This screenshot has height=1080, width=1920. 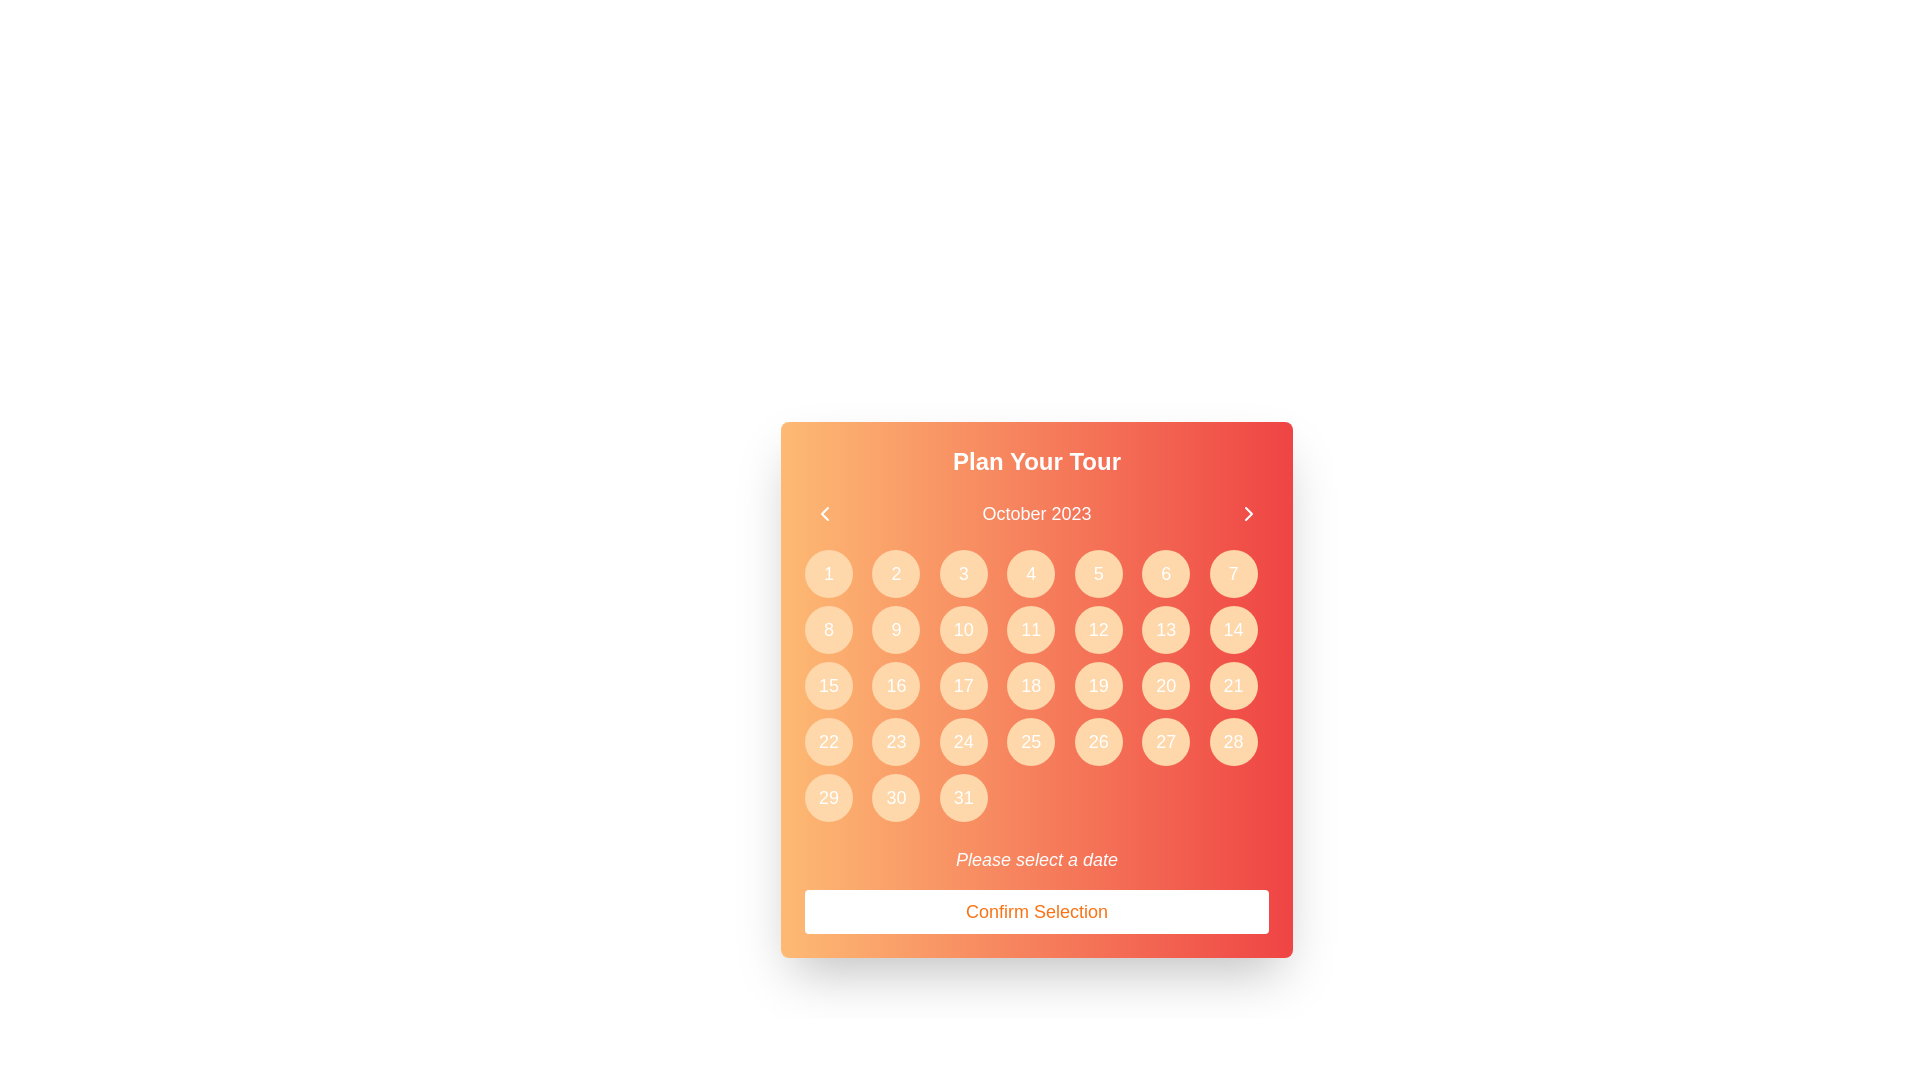 What do you see at coordinates (1232, 741) in the screenshot?
I see `the circular button with a cream background and the number '28' at its center, located` at bounding box center [1232, 741].